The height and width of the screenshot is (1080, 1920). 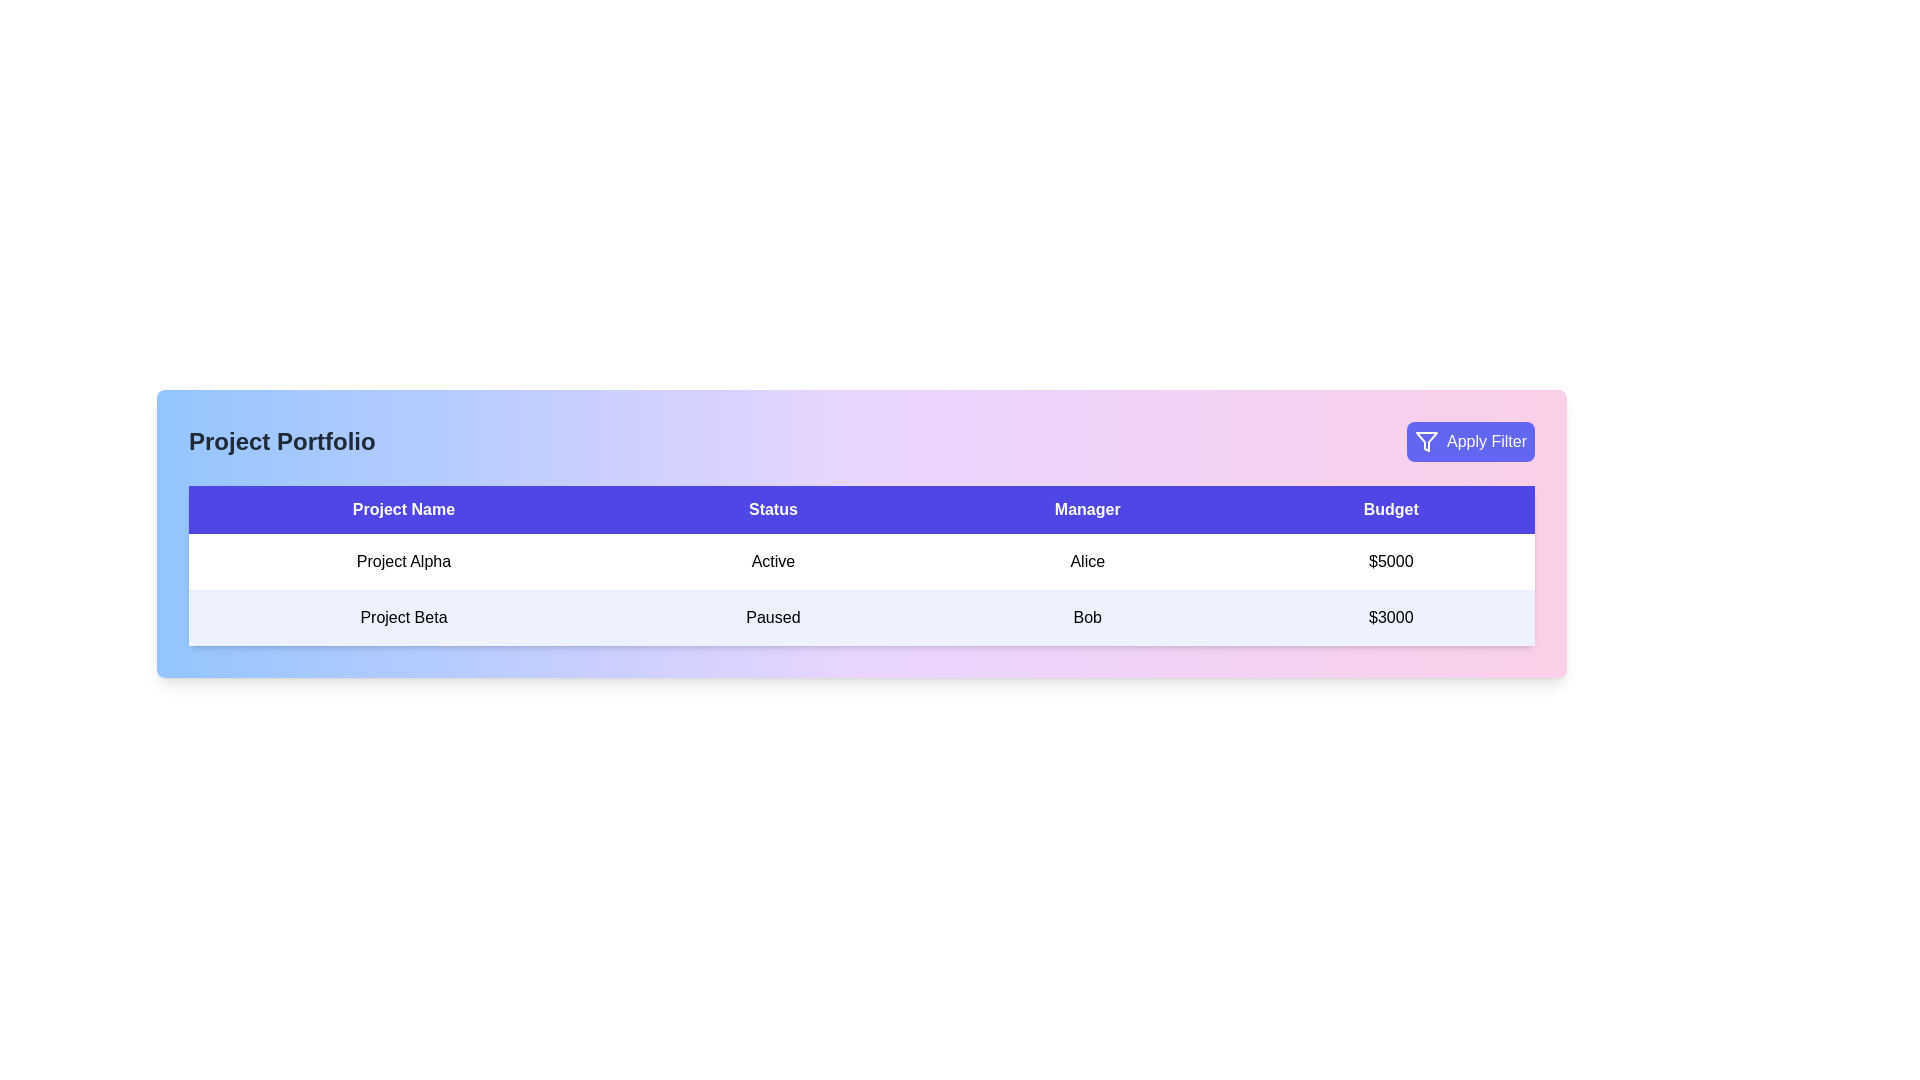 What do you see at coordinates (772, 508) in the screenshot?
I see `the 'Status' column header in the table, which is the second column header located between 'Project Name' and 'Manager'` at bounding box center [772, 508].